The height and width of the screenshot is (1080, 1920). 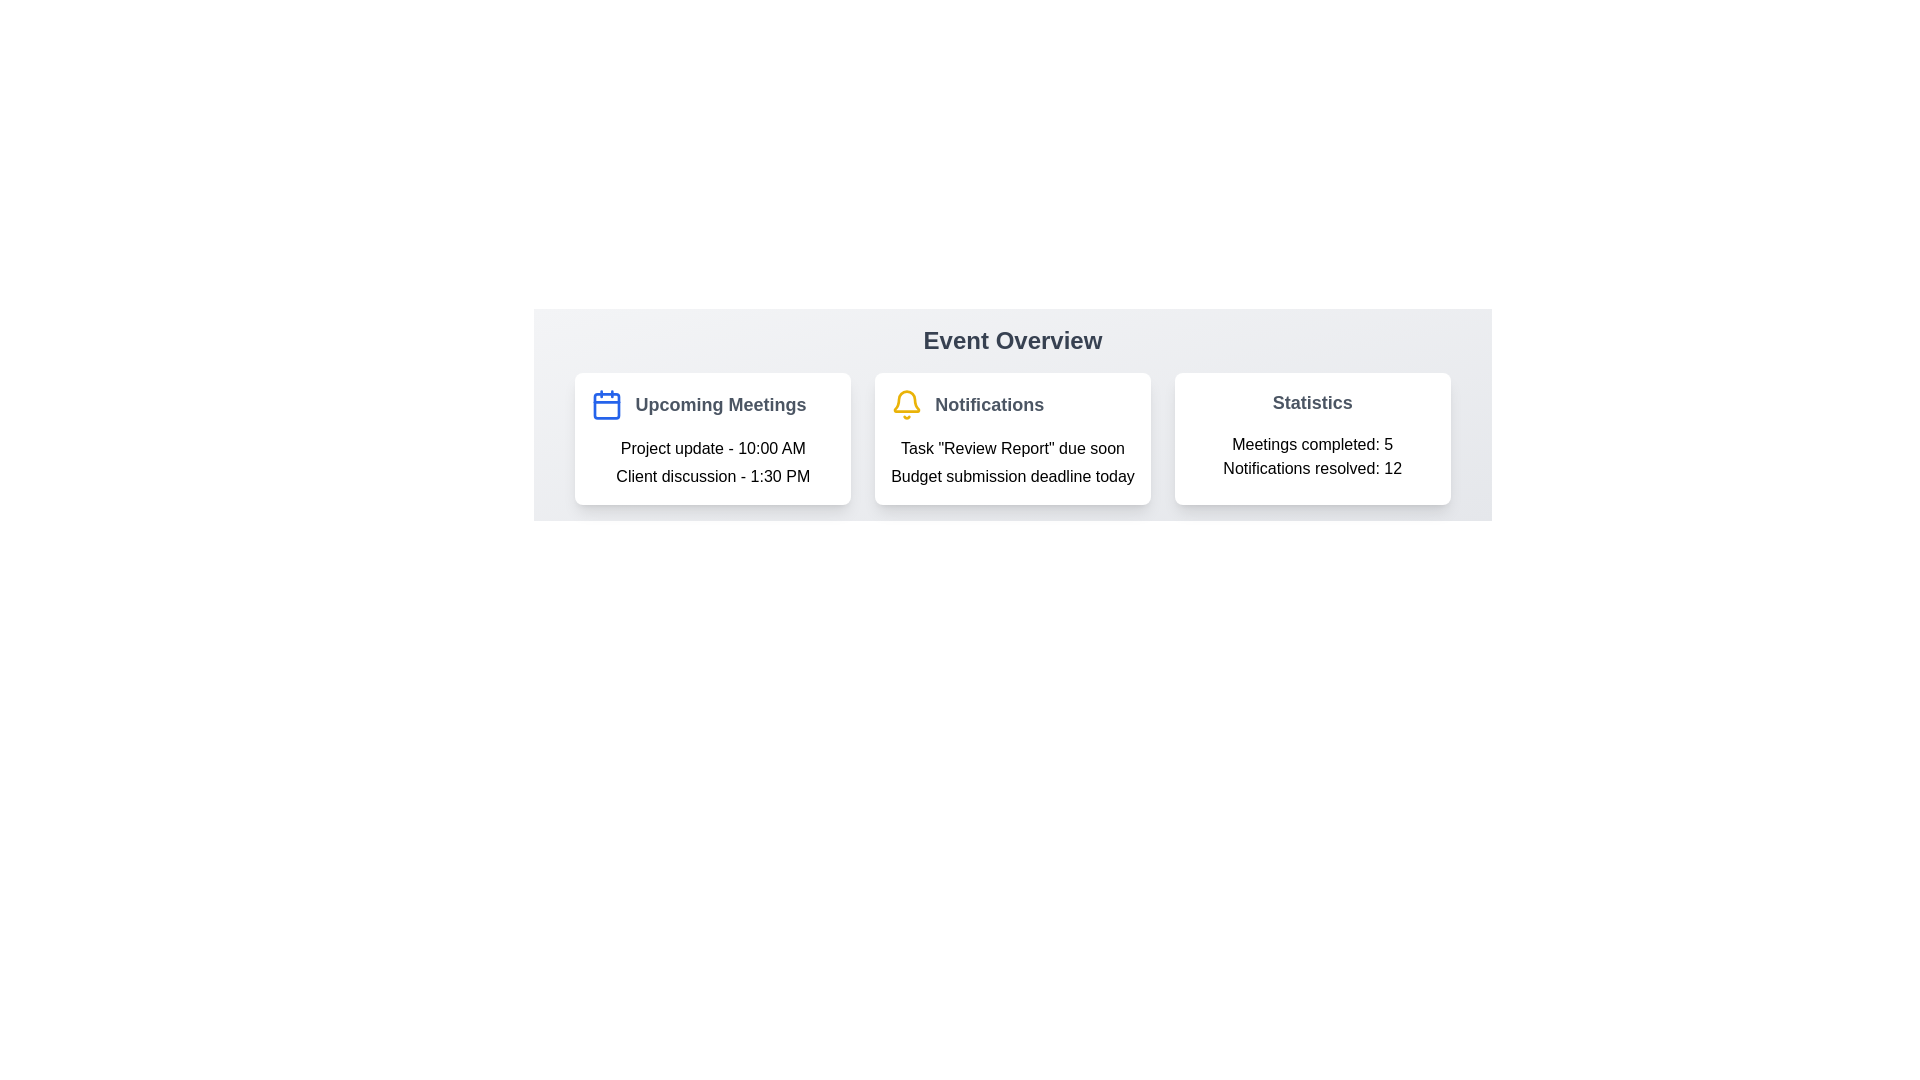 I want to click on static text element representing the scheduled meeting 'Project update' at 10:00 AM, which is the first item in the 'Upcoming Meetings' section, so click(x=713, y=447).